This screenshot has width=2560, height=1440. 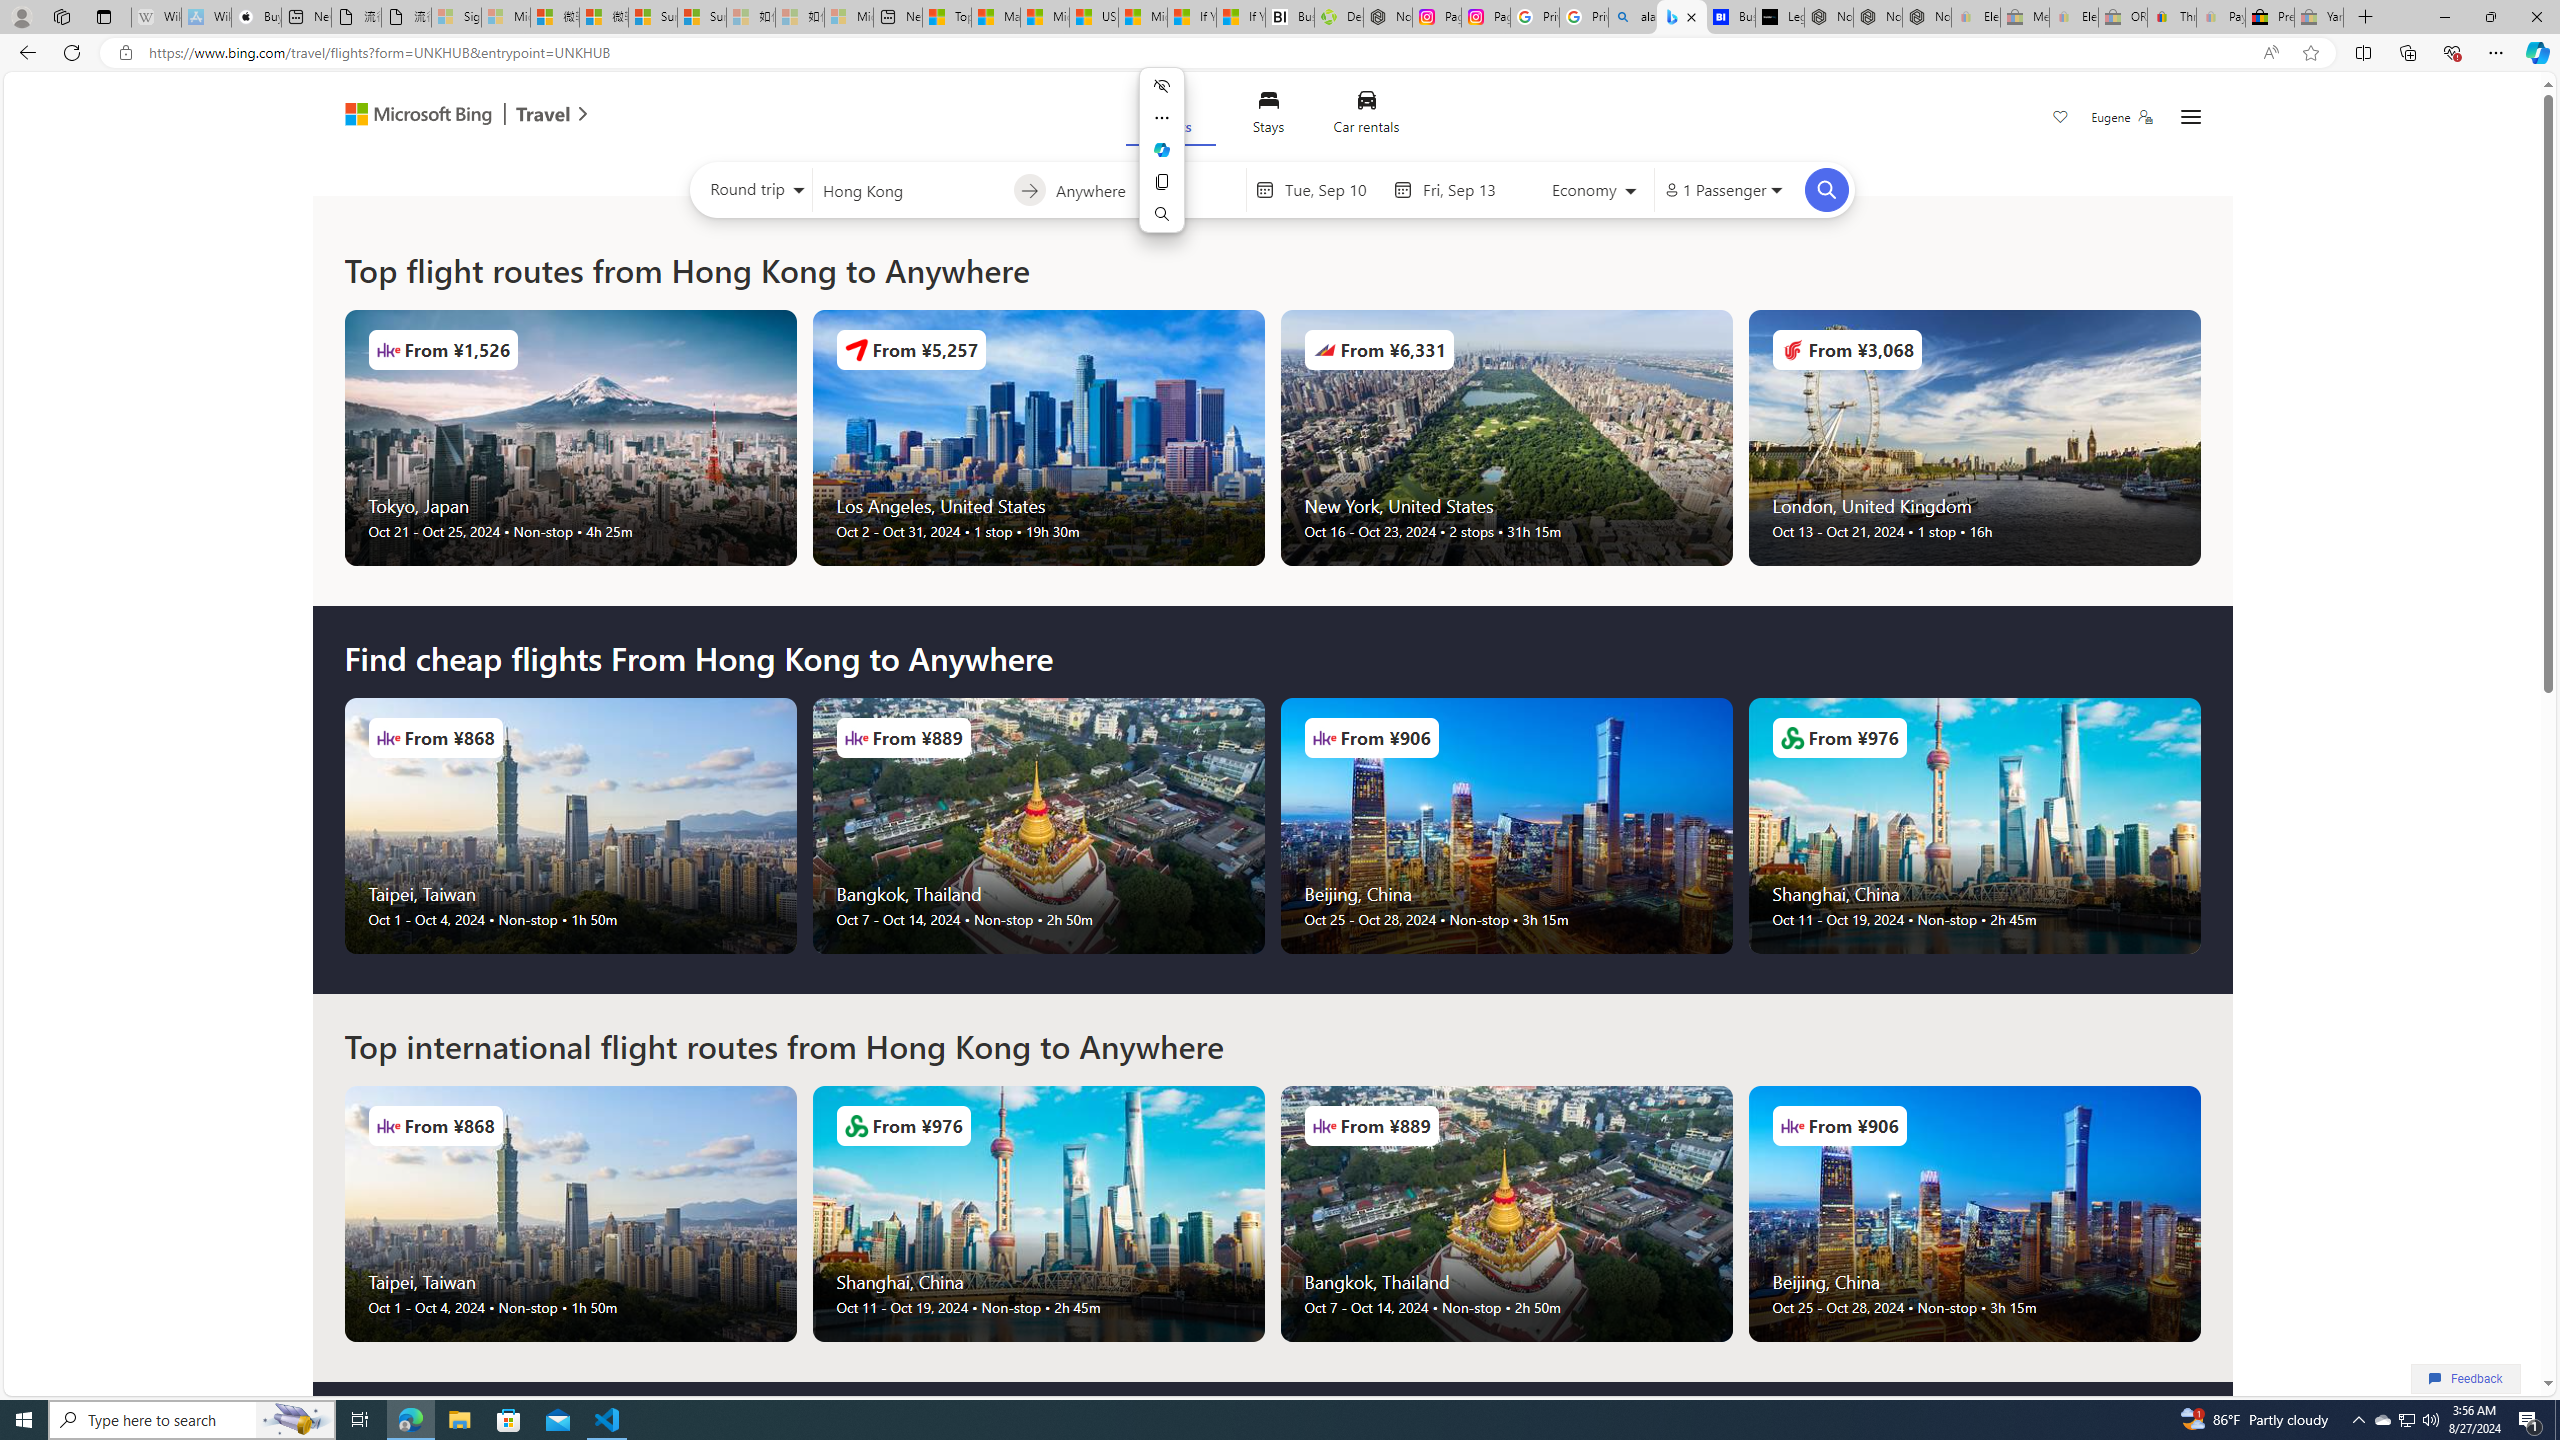 What do you see at coordinates (454, 16) in the screenshot?
I see `'Sign in to your Microsoft account - Sleeping'` at bounding box center [454, 16].